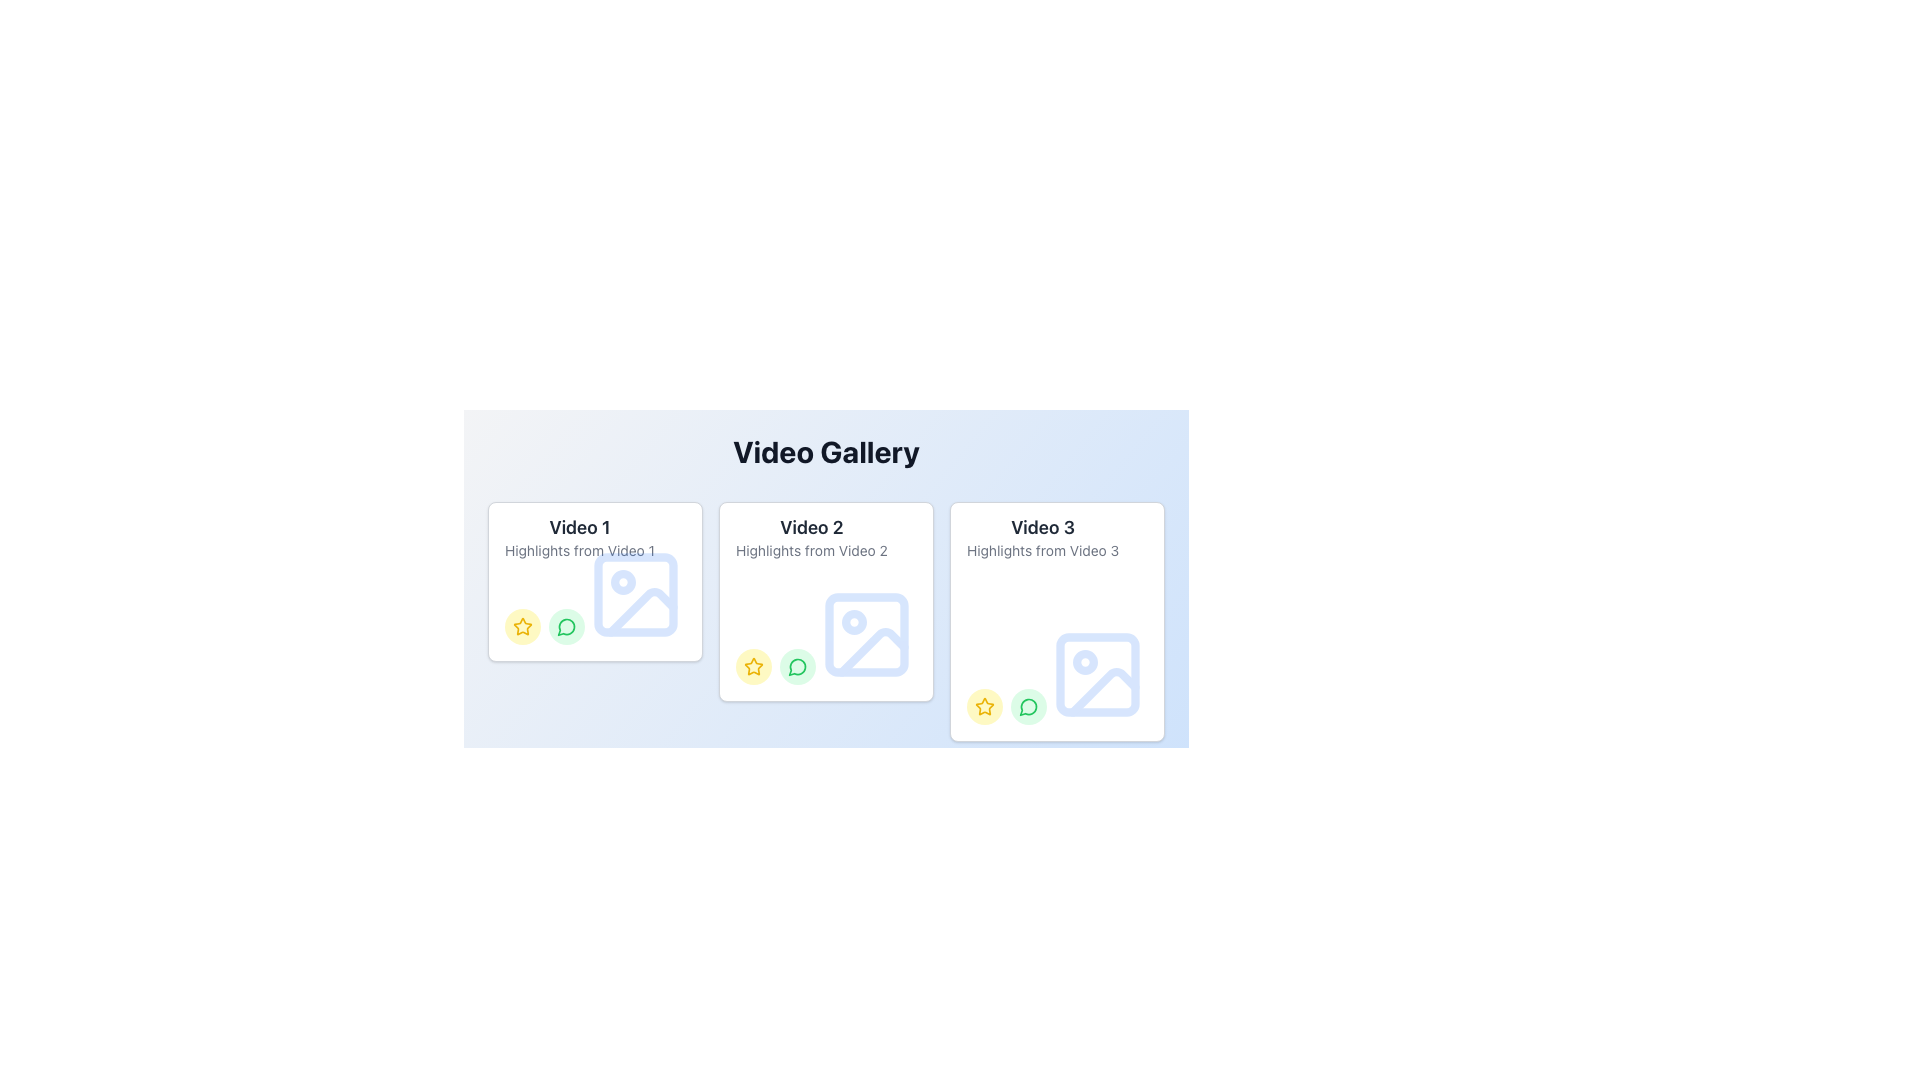  Describe the element at coordinates (579, 527) in the screenshot. I see `the 'Video 1' title text` at that location.